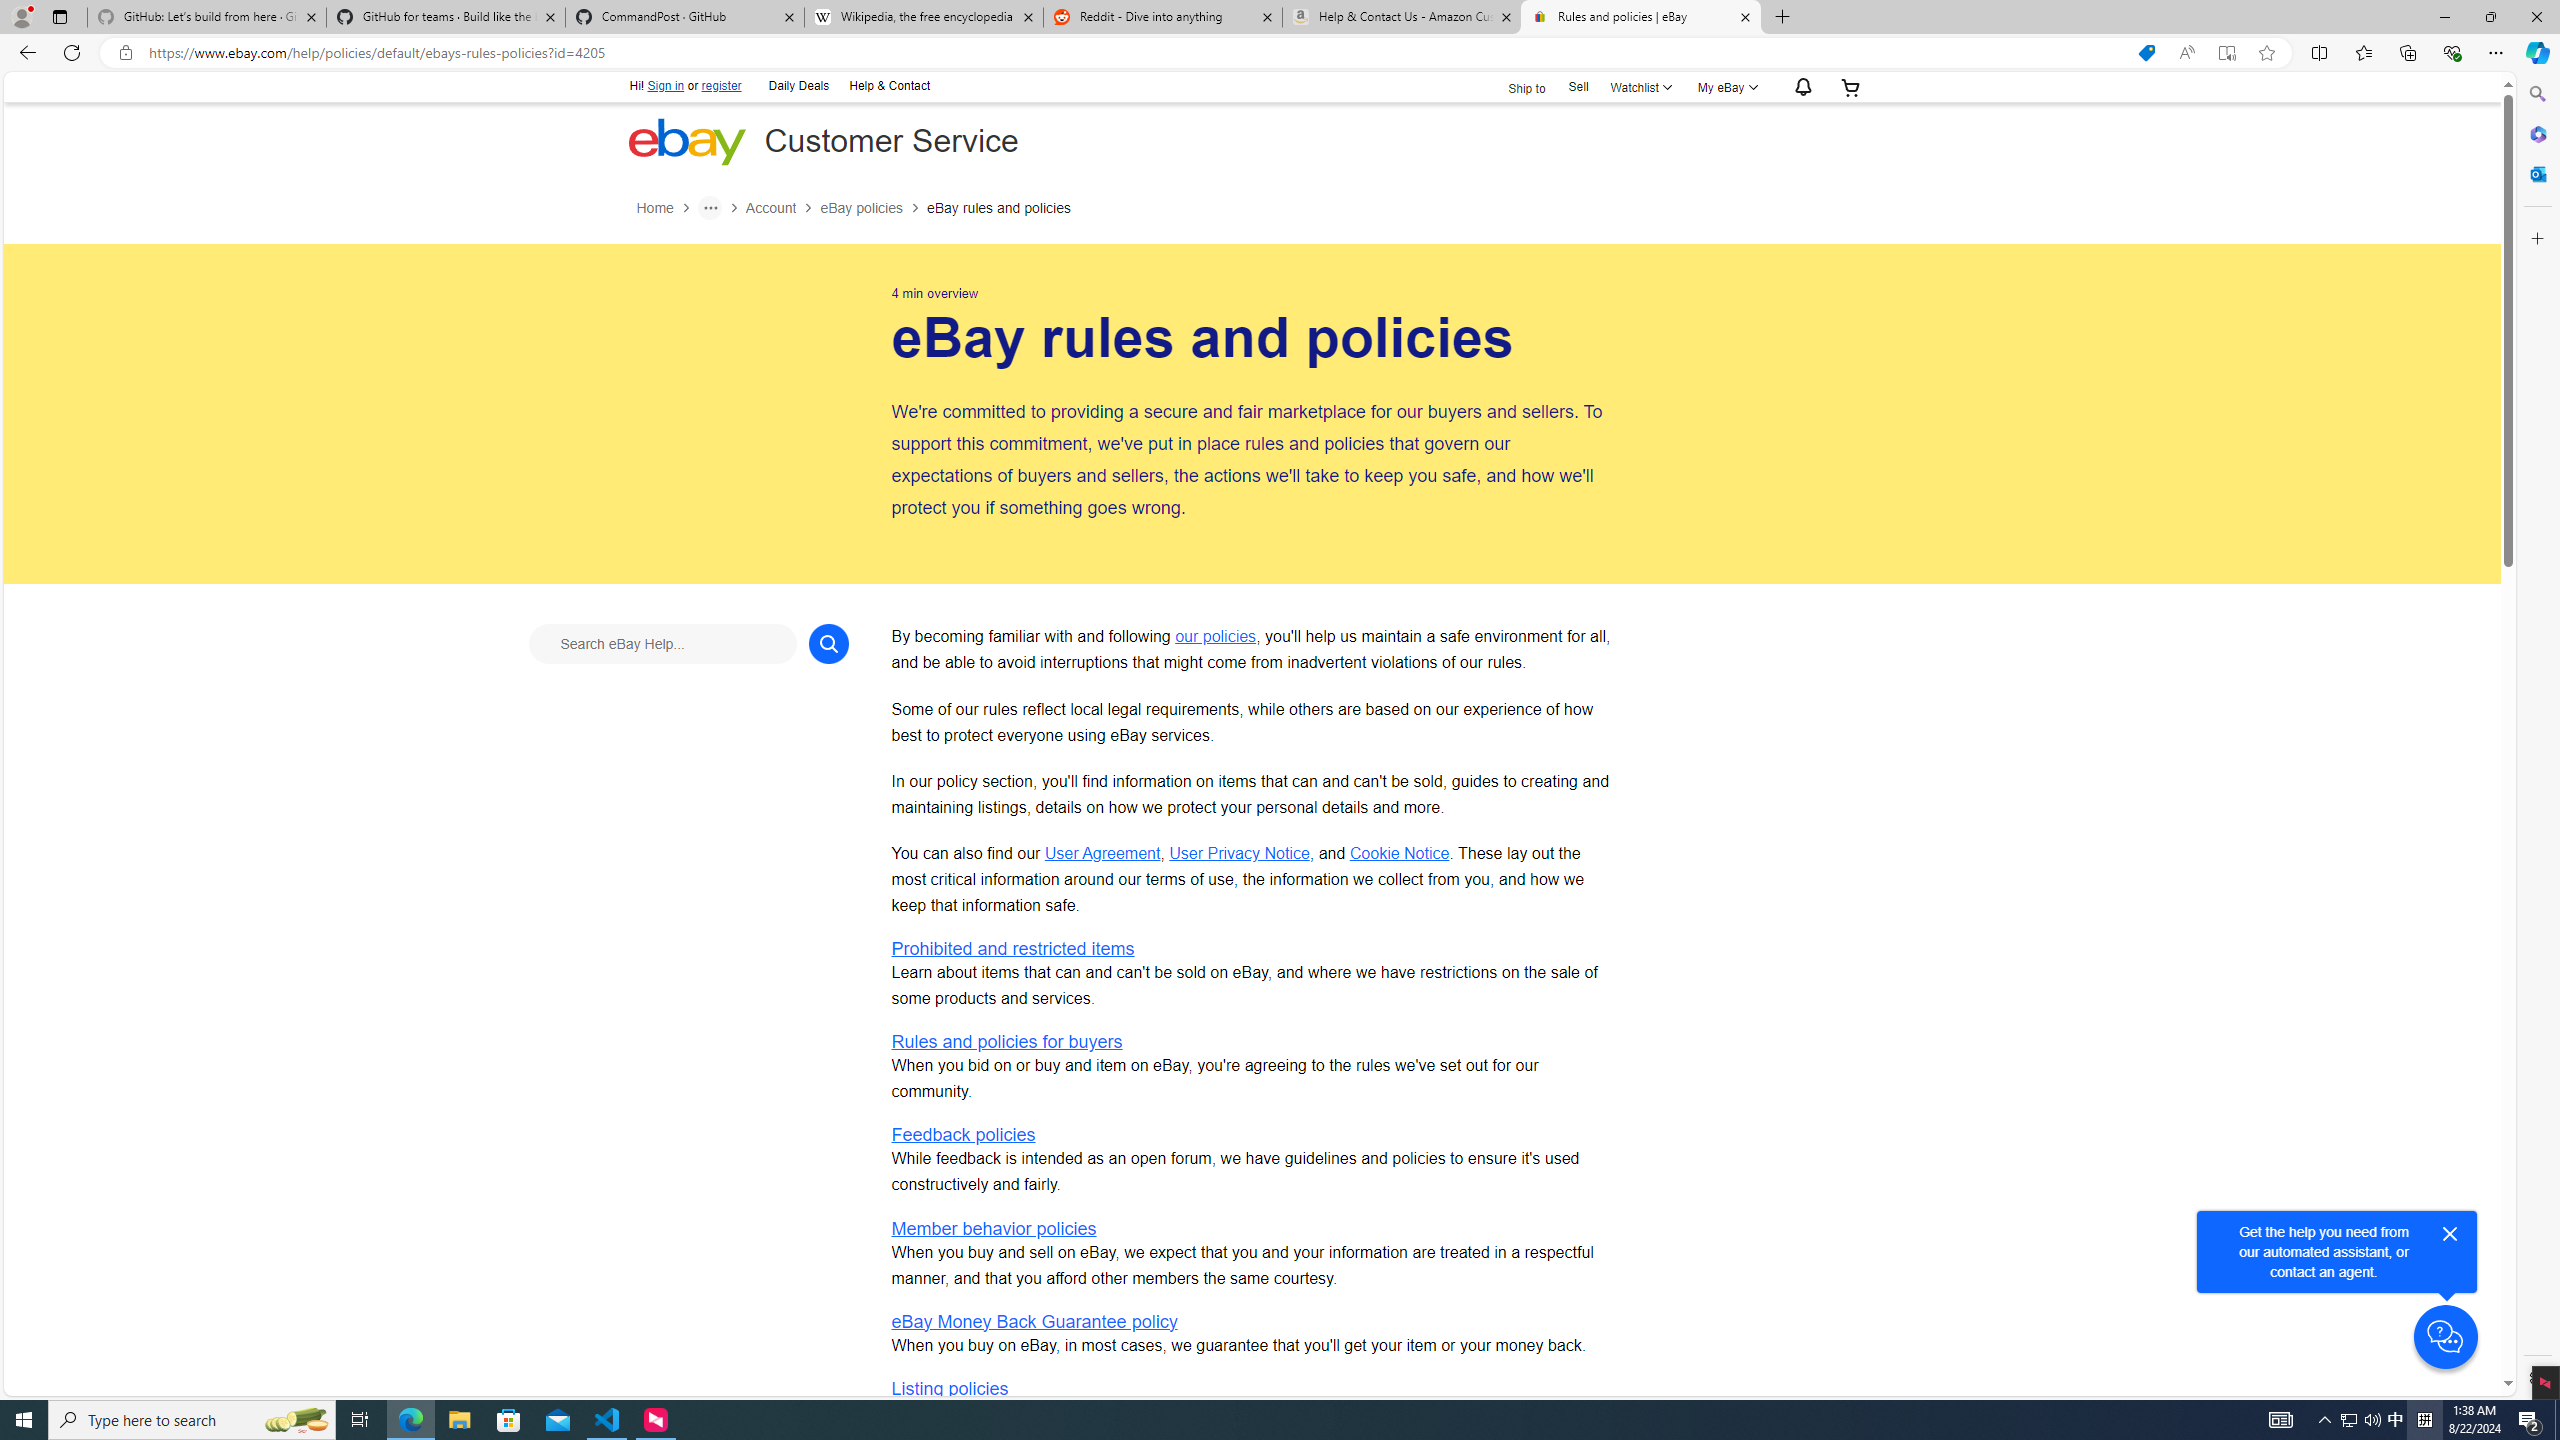 The image size is (2560, 1440). What do you see at coordinates (1034, 1321) in the screenshot?
I see `'eBay Money Back Guarantee policy'` at bounding box center [1034, 1321].